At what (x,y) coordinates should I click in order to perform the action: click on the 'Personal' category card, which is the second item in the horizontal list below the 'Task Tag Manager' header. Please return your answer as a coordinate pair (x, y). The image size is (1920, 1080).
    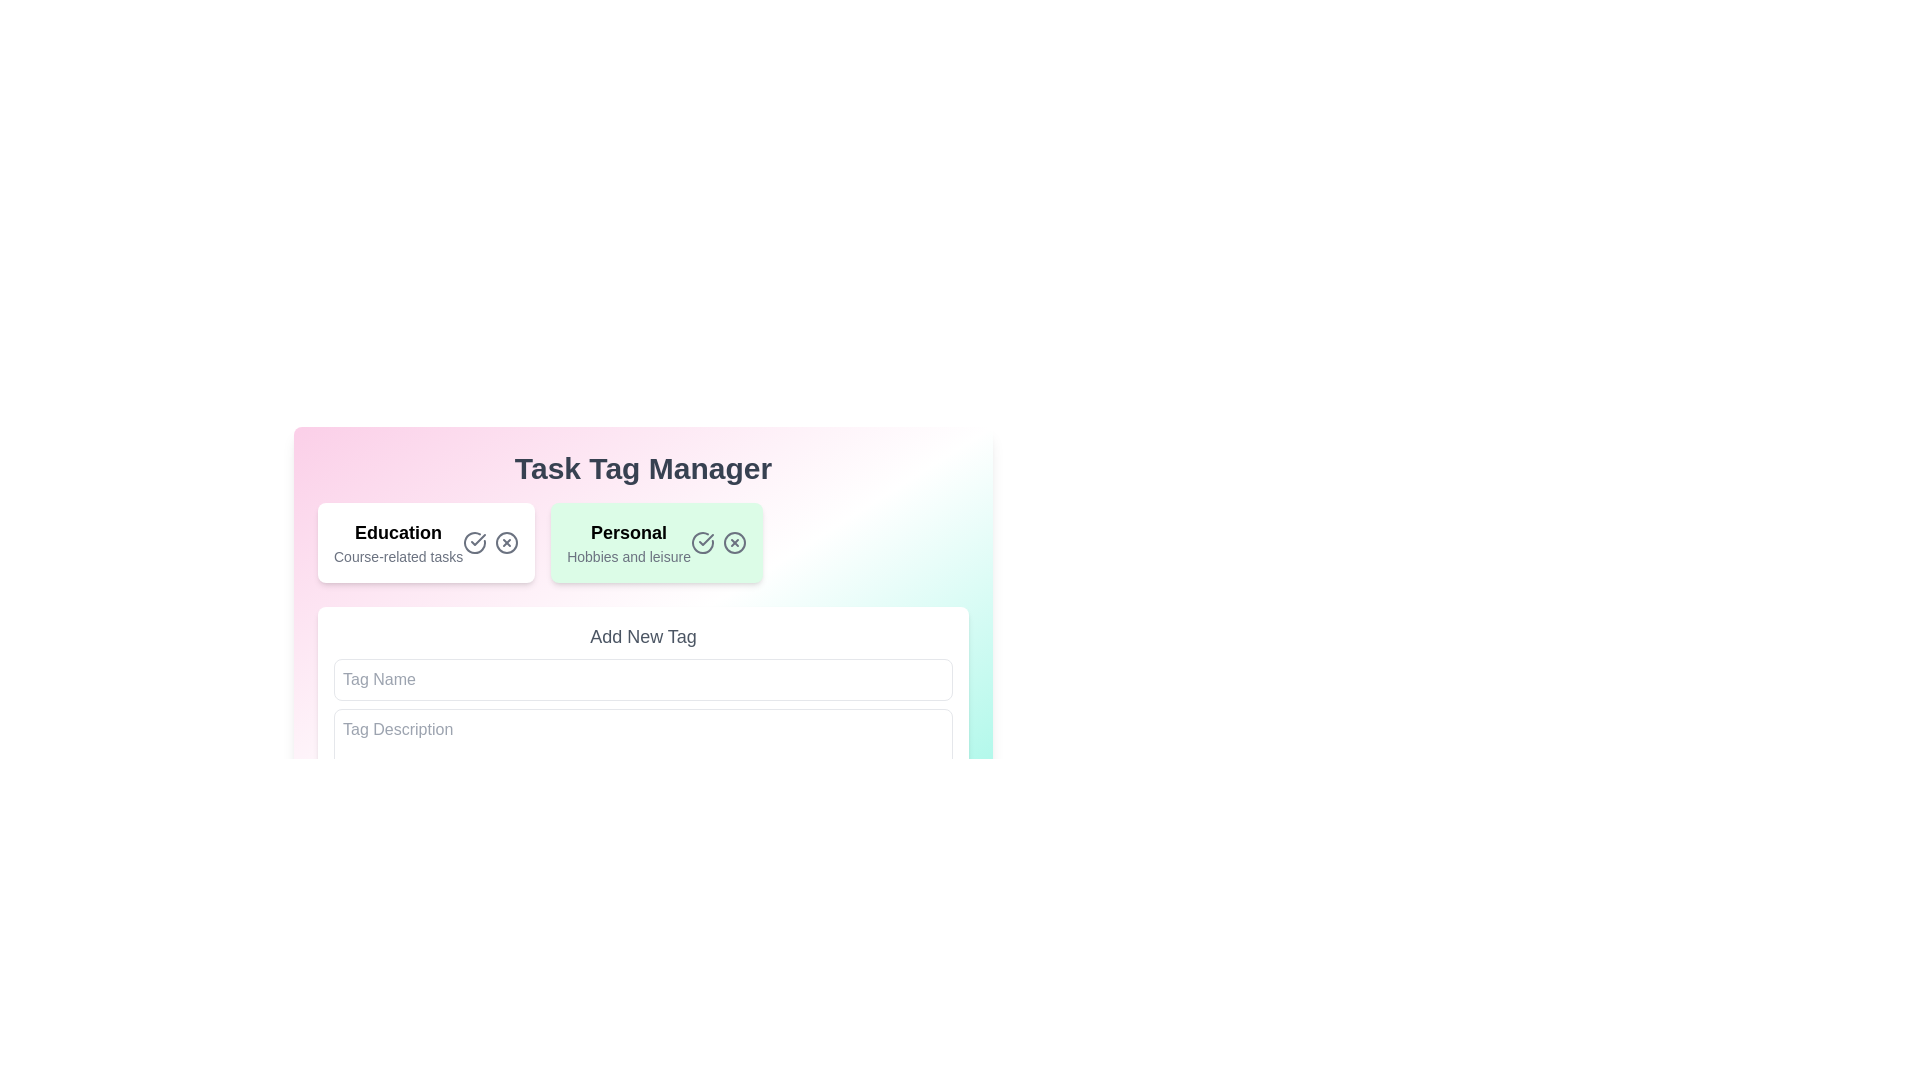
    Looking at the image, I should click on (643, 581).